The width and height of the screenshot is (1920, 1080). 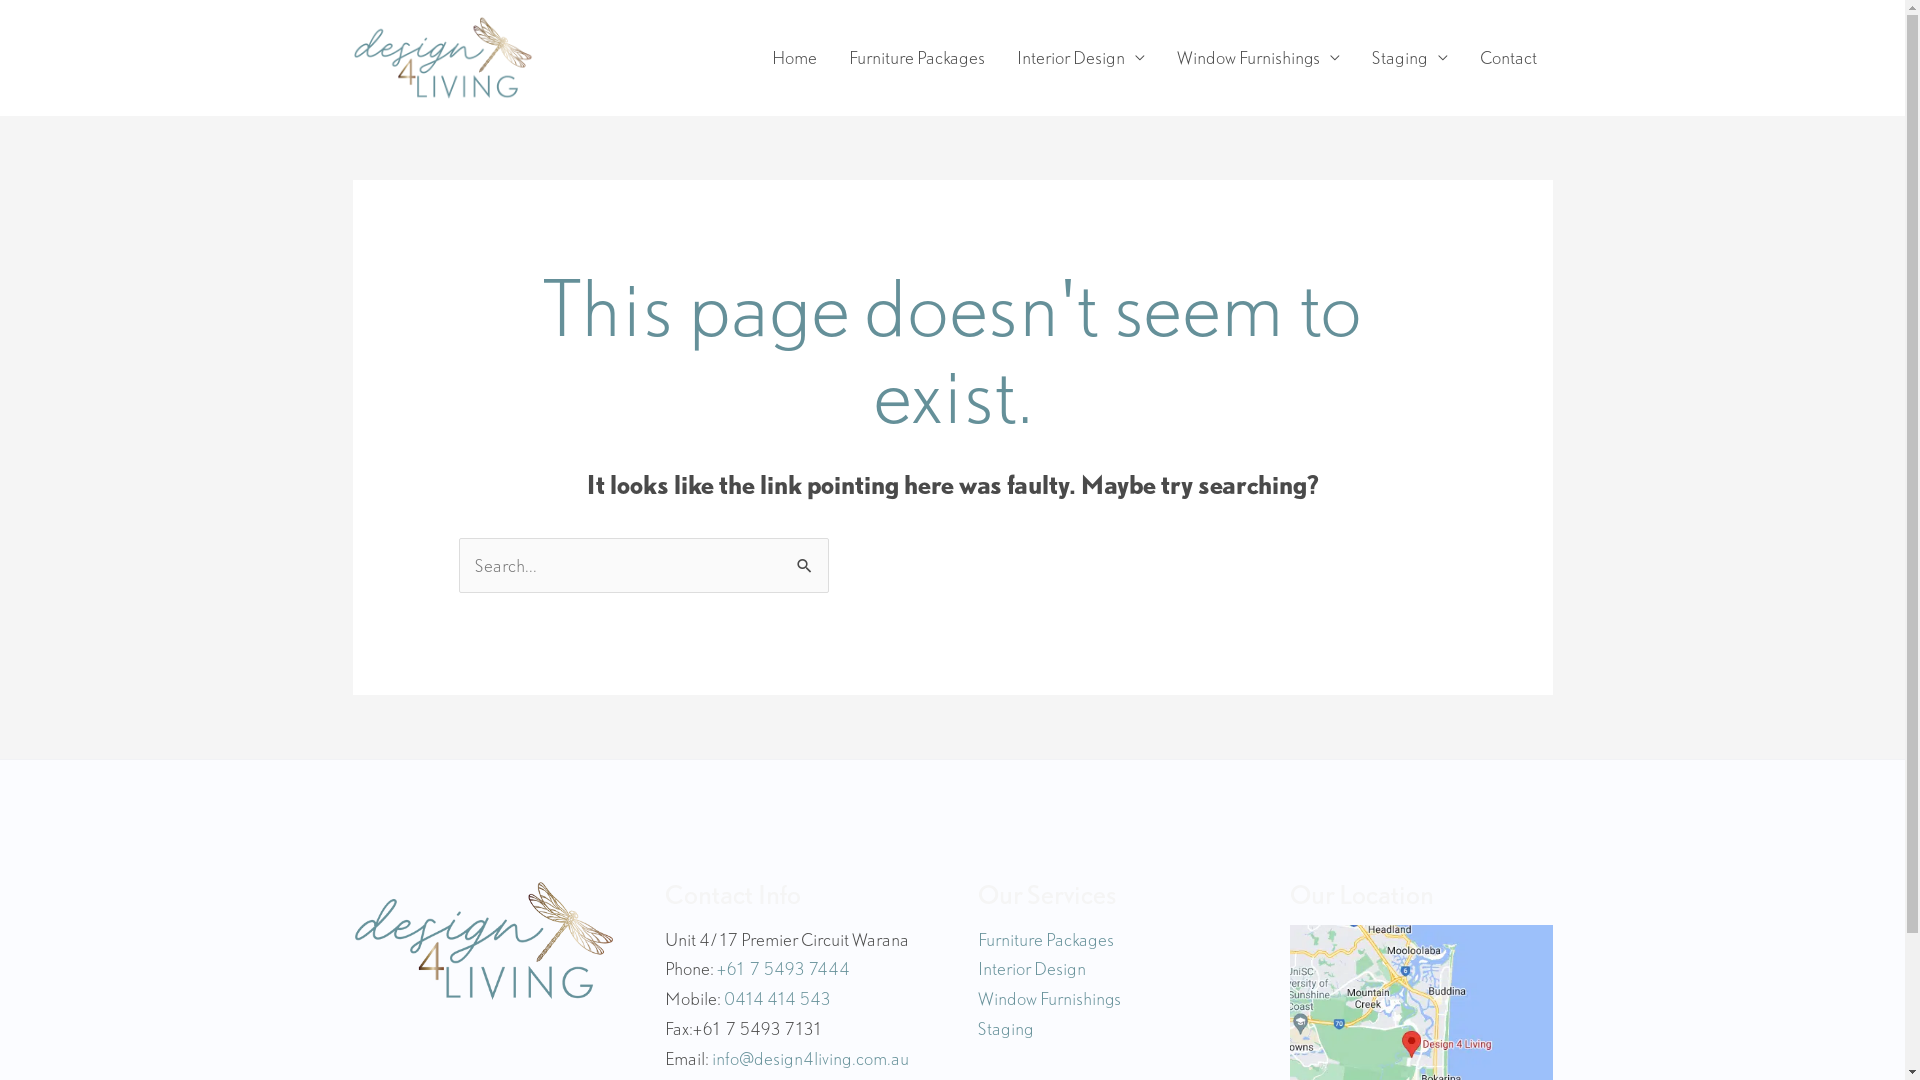 What do you see at coordinates (806, 558) in the screenshot?
I see `'Search'` at bounding box center [806, 558].